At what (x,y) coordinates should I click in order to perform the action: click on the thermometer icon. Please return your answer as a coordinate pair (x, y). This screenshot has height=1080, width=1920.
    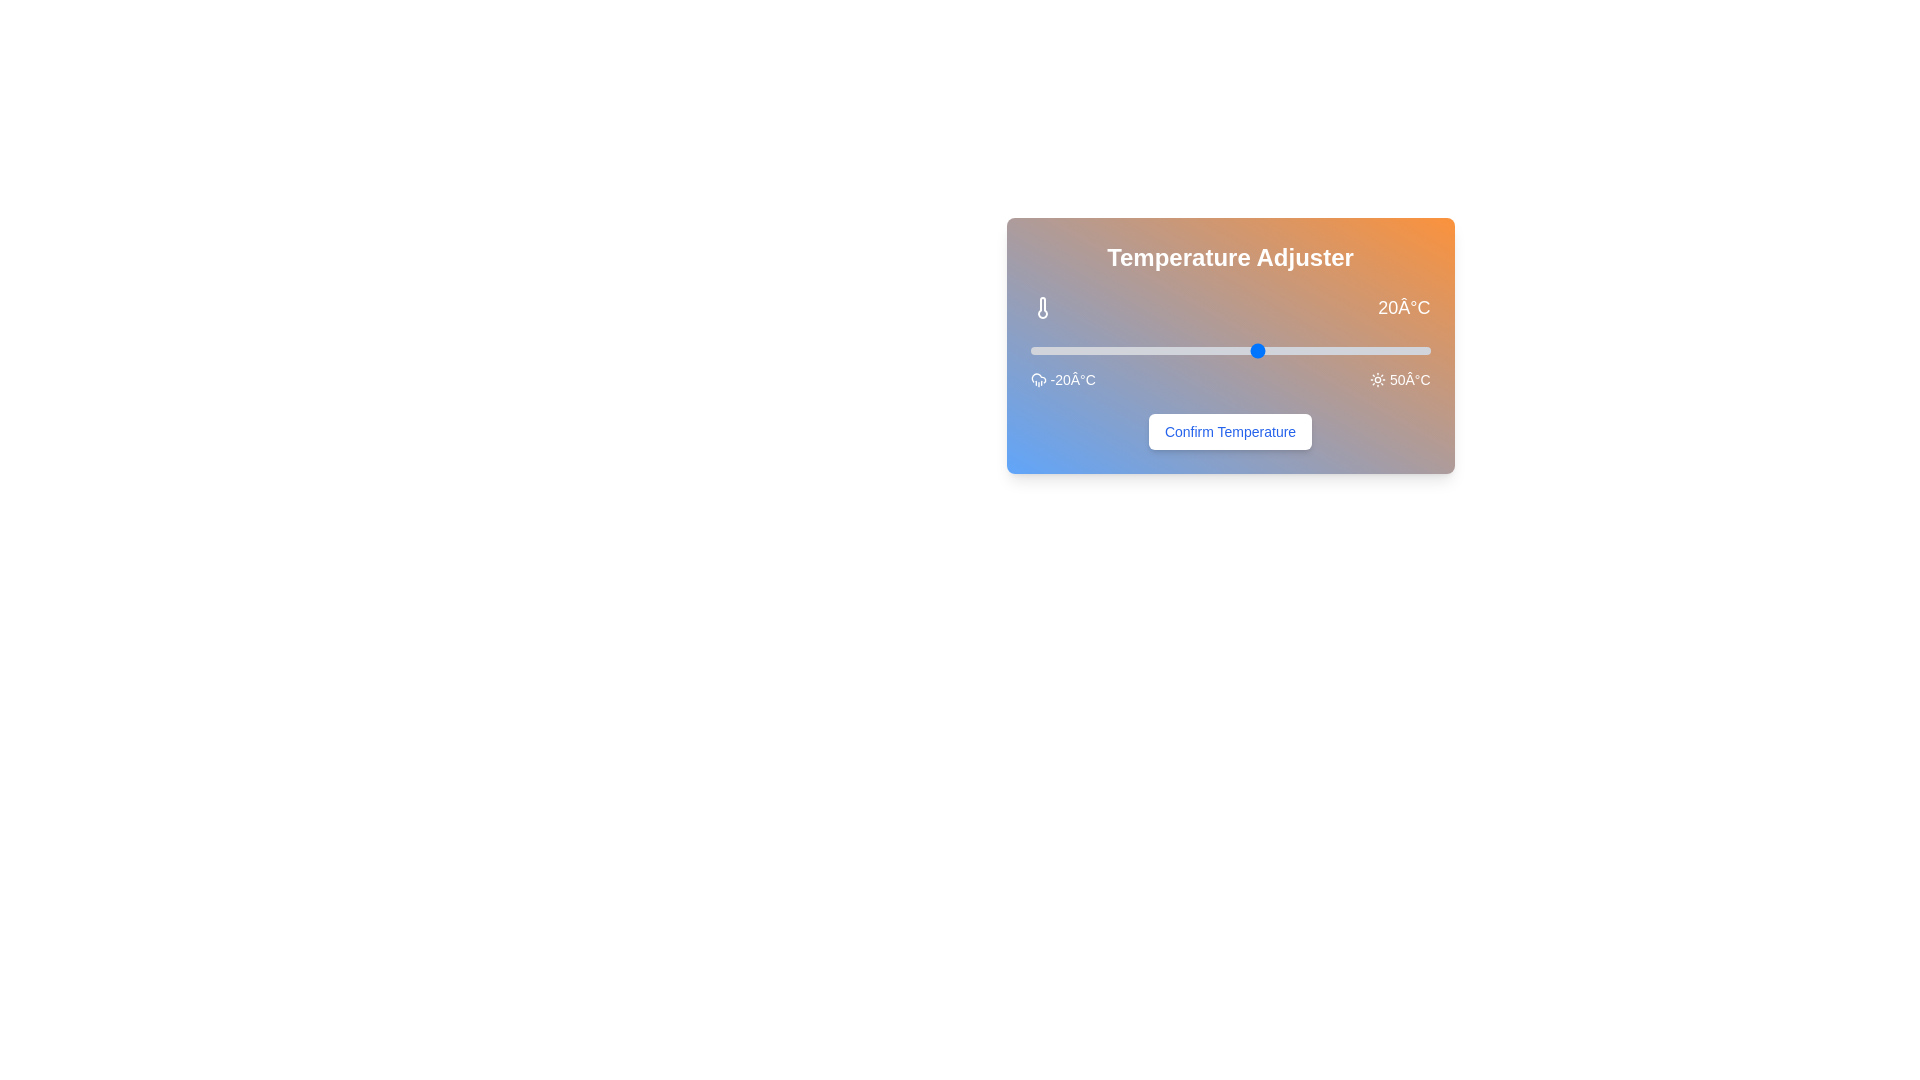
    Looking at the image, I should click on (1041, 308).